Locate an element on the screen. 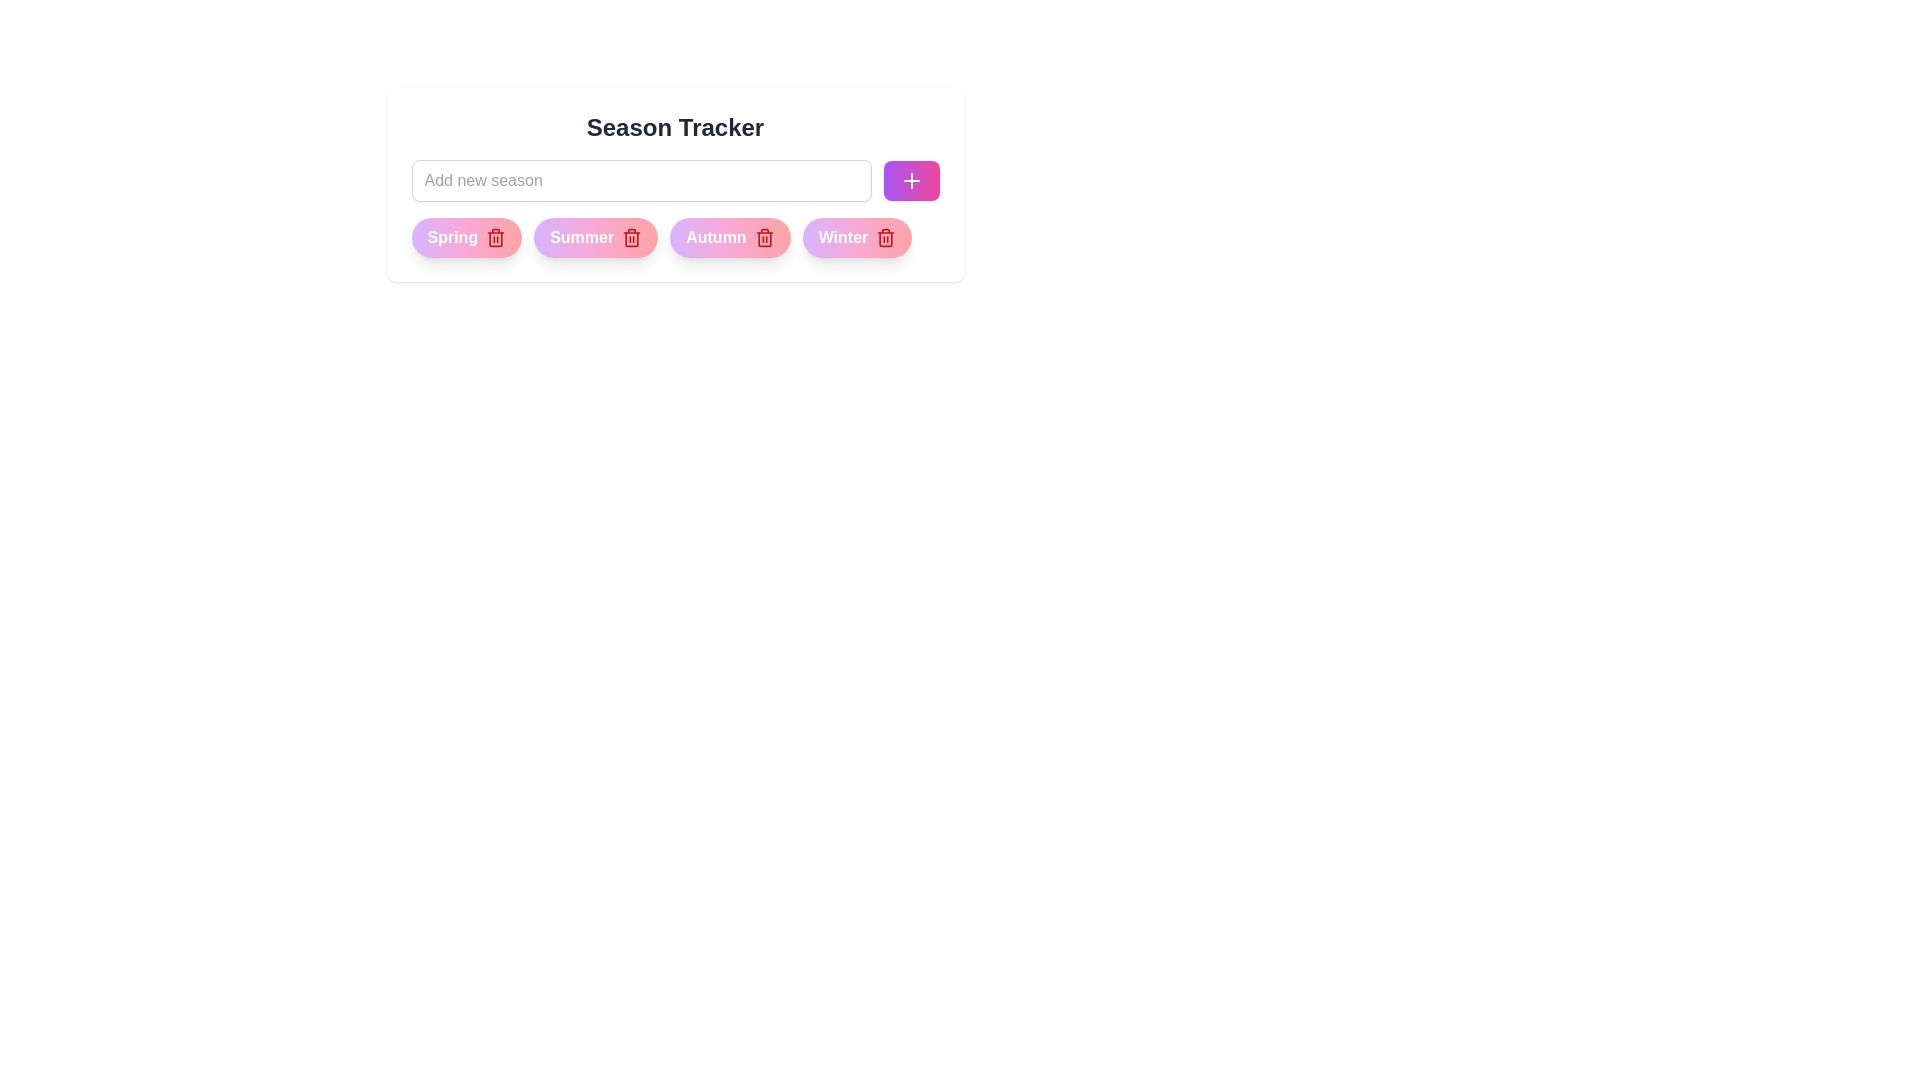 This screenshot has width=1920, height=1080. the text in the input field to 16 is located at coordinates (641, 181).